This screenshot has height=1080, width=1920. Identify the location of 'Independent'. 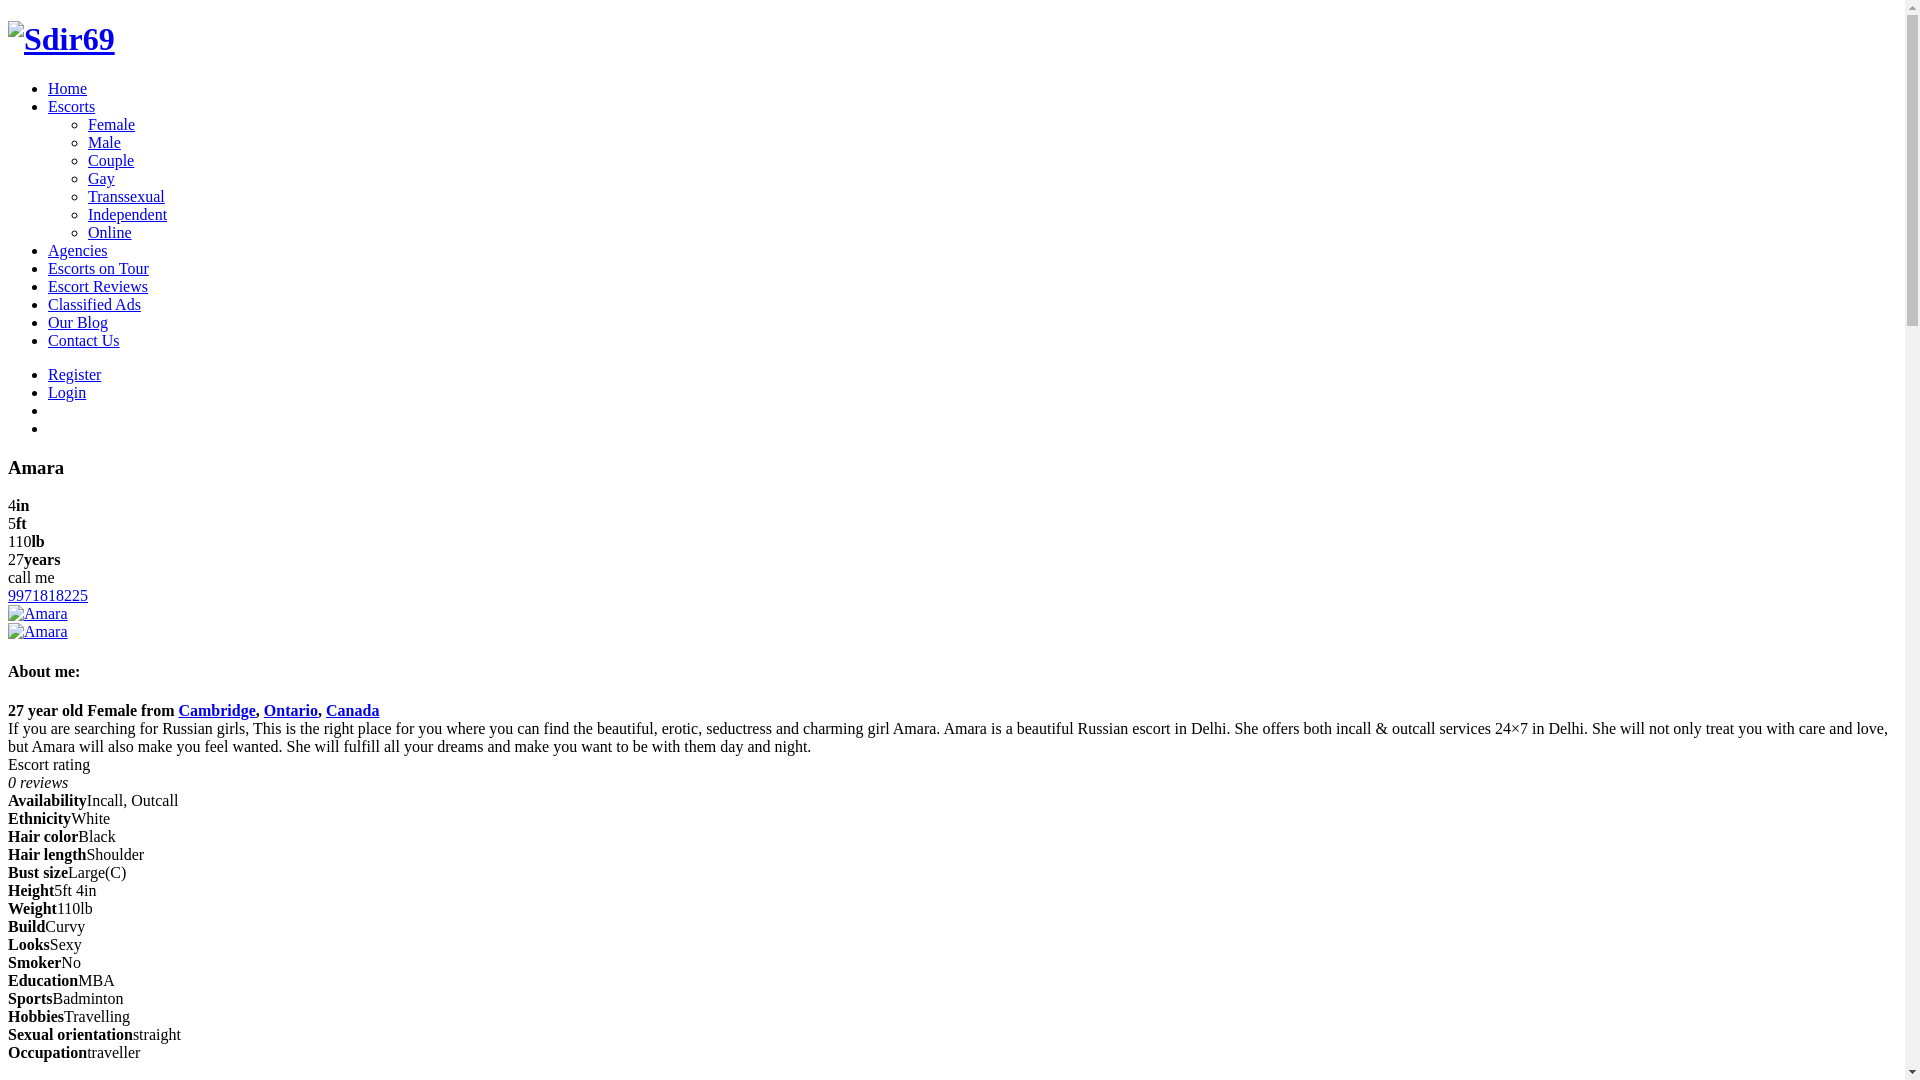
(126, 214).